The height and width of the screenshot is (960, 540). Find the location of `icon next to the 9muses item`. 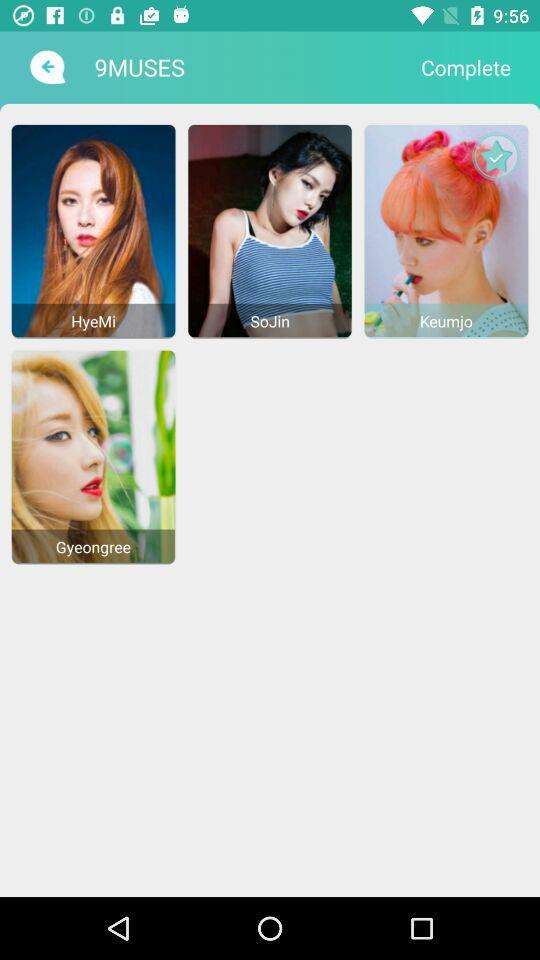

icon next to the 9muses item is located at coordinates (466, 67).